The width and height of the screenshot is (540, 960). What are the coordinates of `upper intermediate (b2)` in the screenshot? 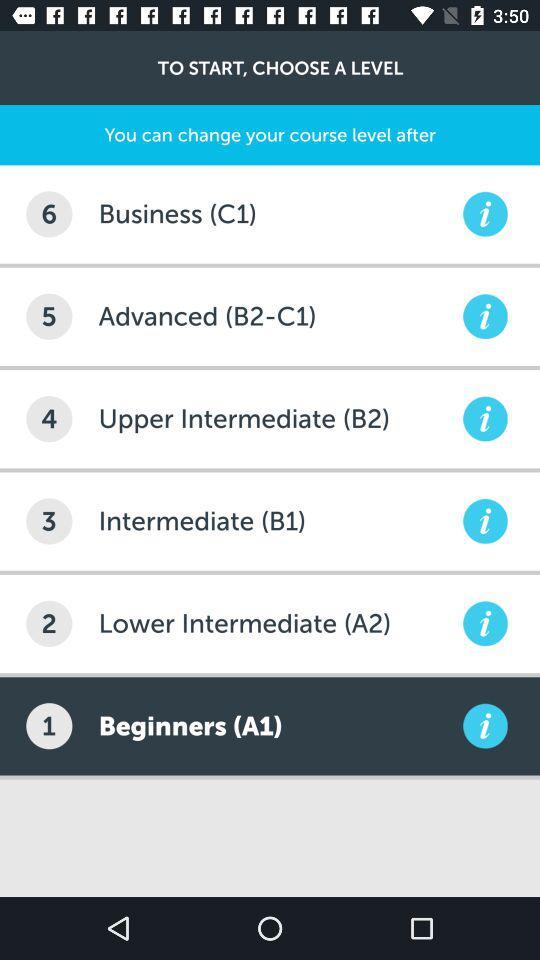 It's located at (277, 418).